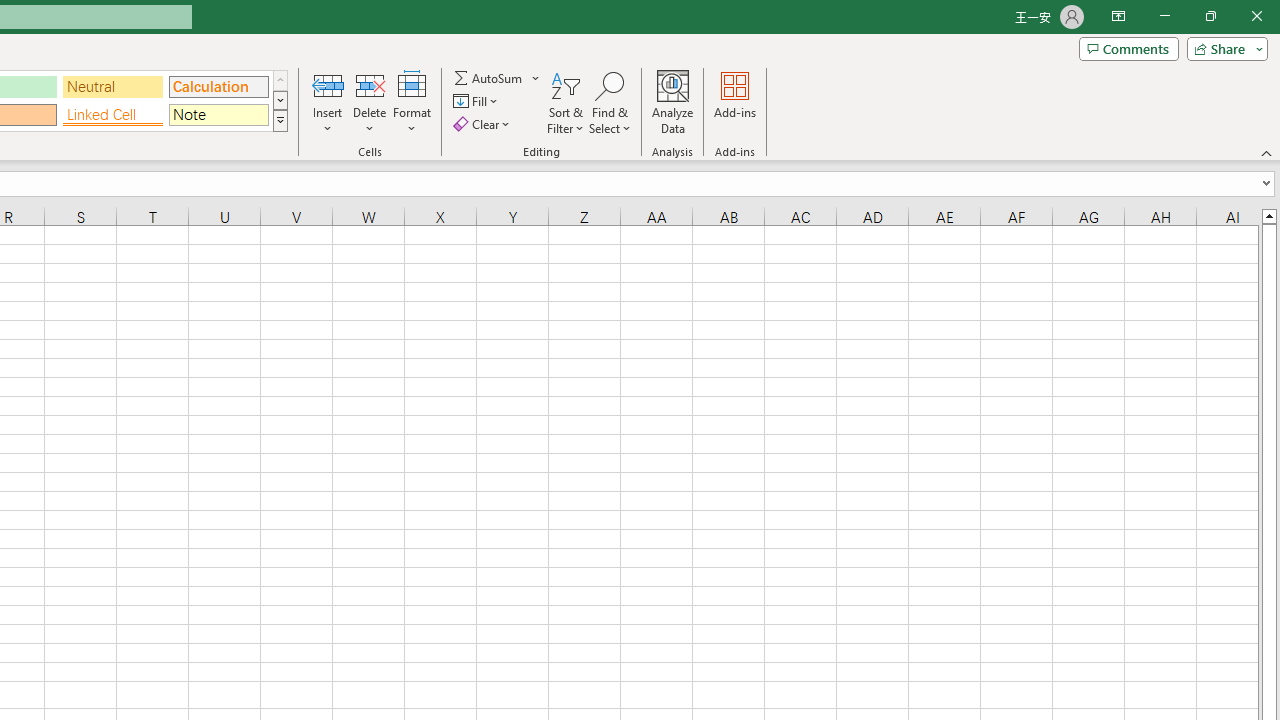  What do you see at coordinates (1266, 152) in the screenshot?
I see `'Collapse the Ribbon'` at bounding box center [1266, 152].